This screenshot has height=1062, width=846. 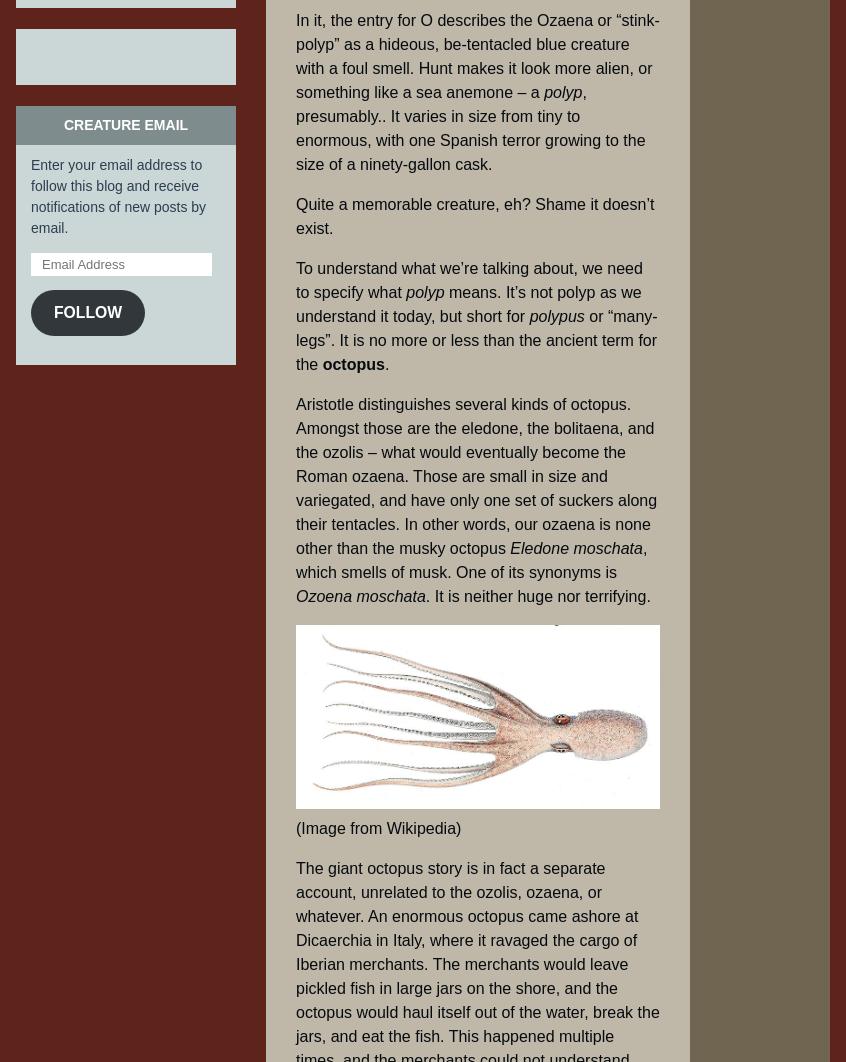 What do you see at coordinates (470, 560) in the screenshot?
I see `', which smells of musk. One of its synonyms is'` at bounding box center [470, 560].